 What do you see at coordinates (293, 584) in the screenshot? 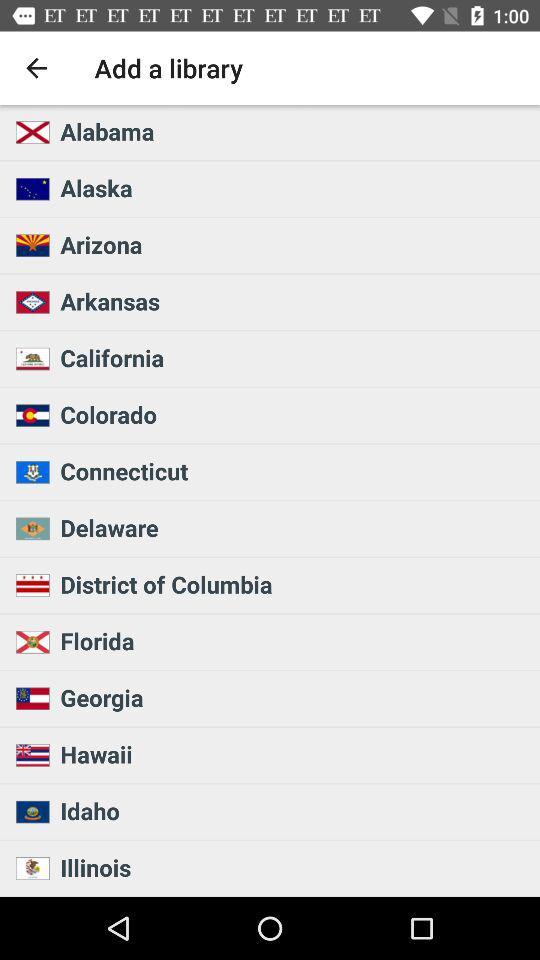
I see `icon below the delaware icon` at bounding box center [293, 584].